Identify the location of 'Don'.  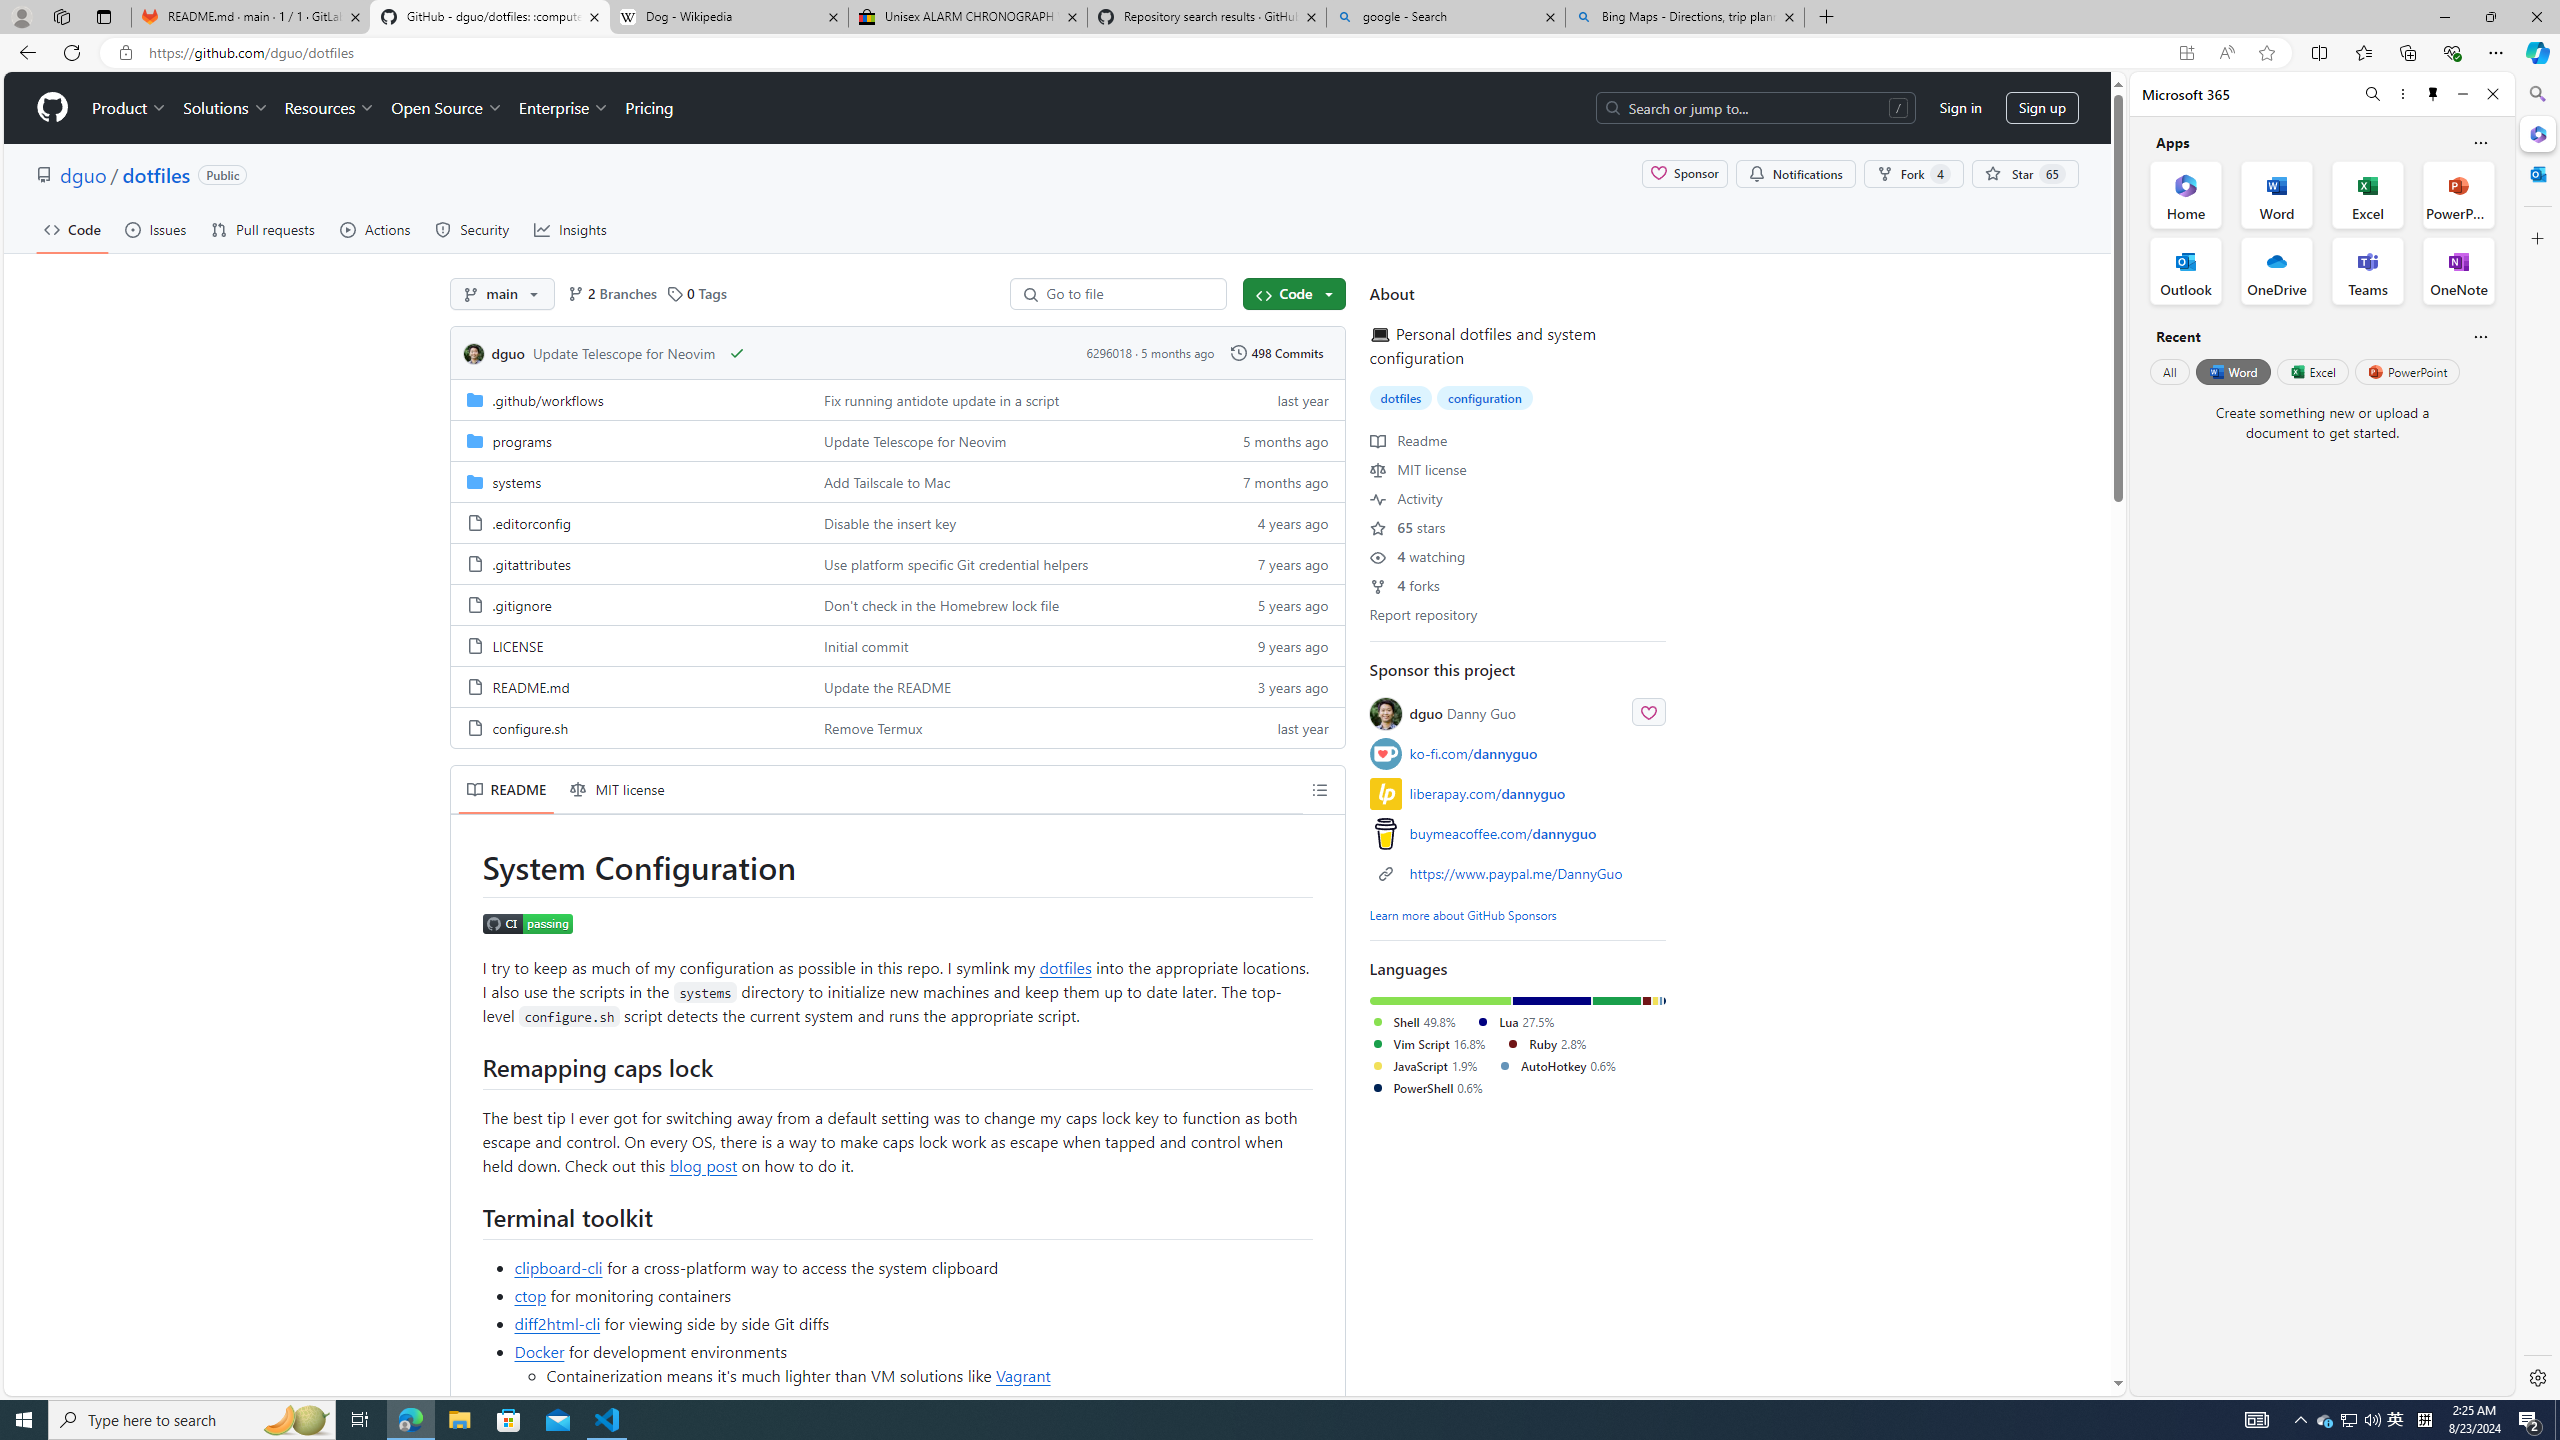
(941, 604).